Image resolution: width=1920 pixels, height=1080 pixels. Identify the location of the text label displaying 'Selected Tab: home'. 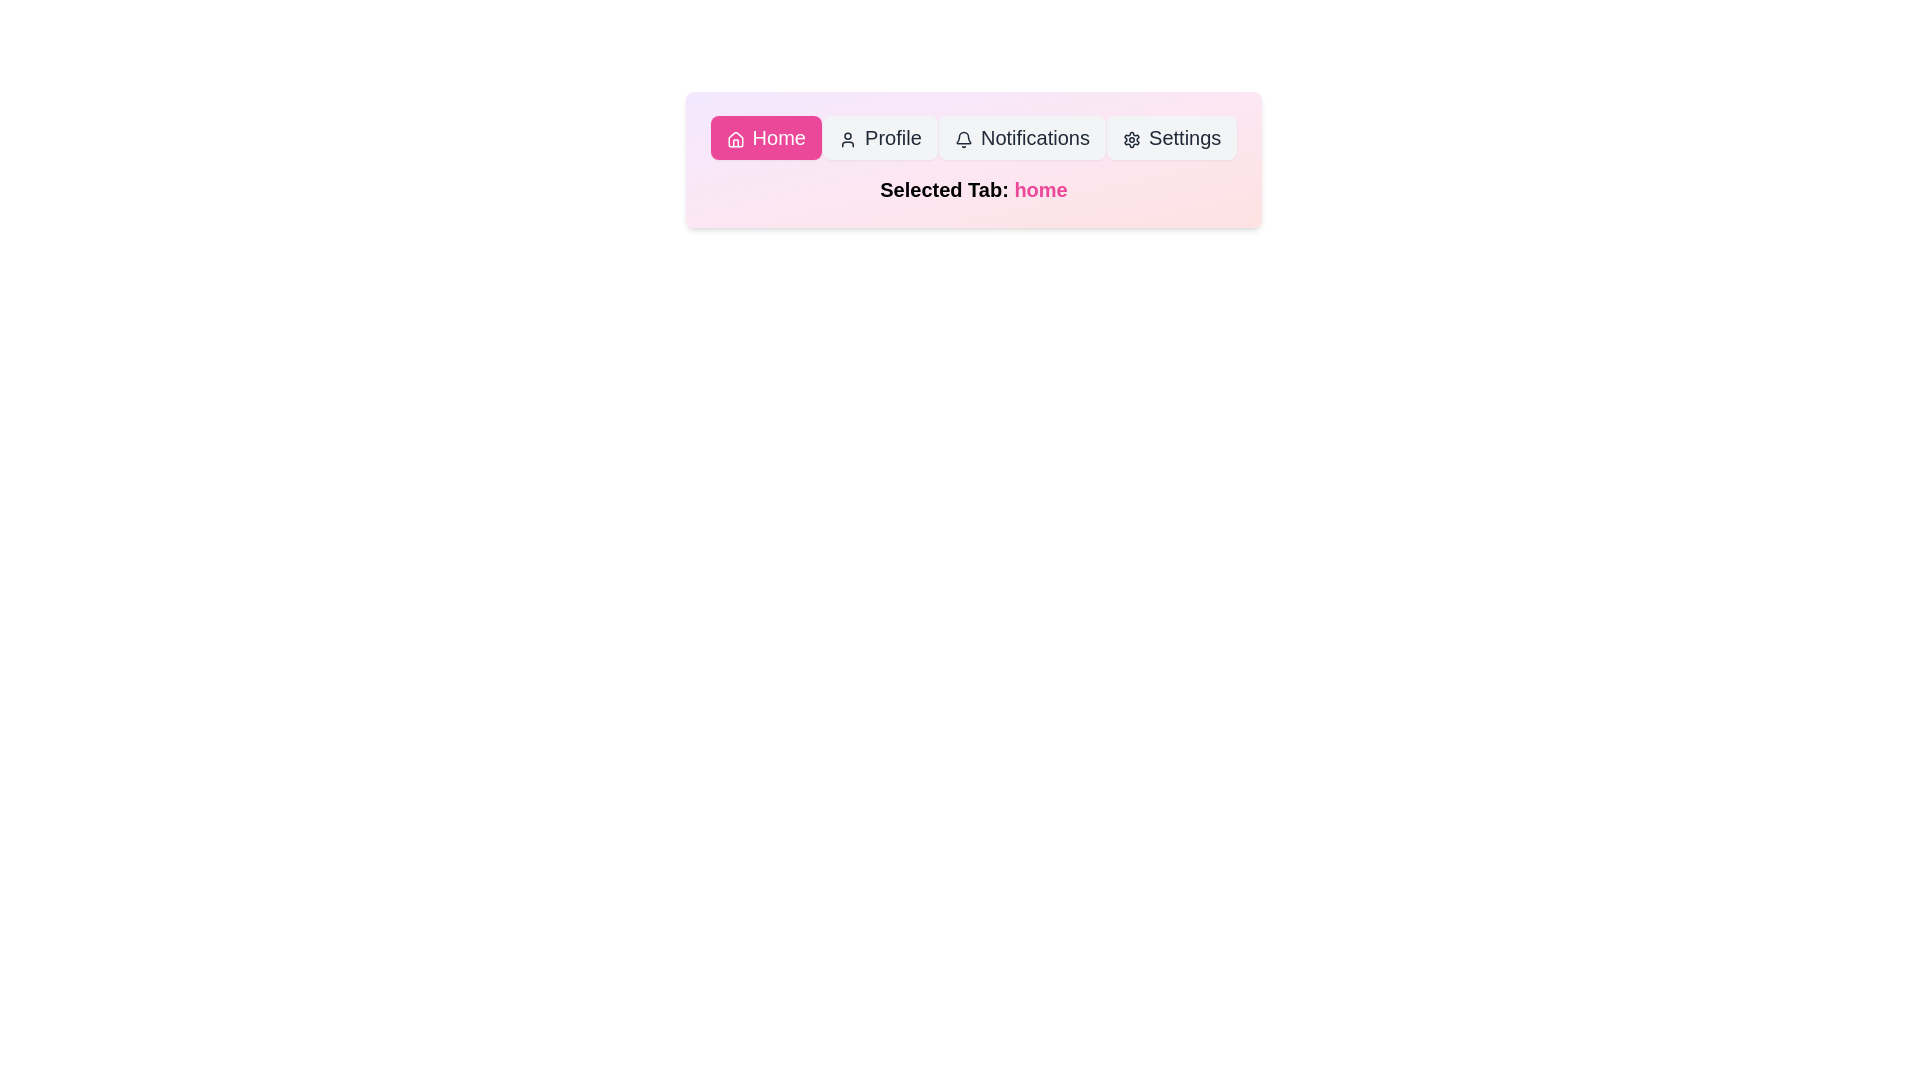
(974, 189).